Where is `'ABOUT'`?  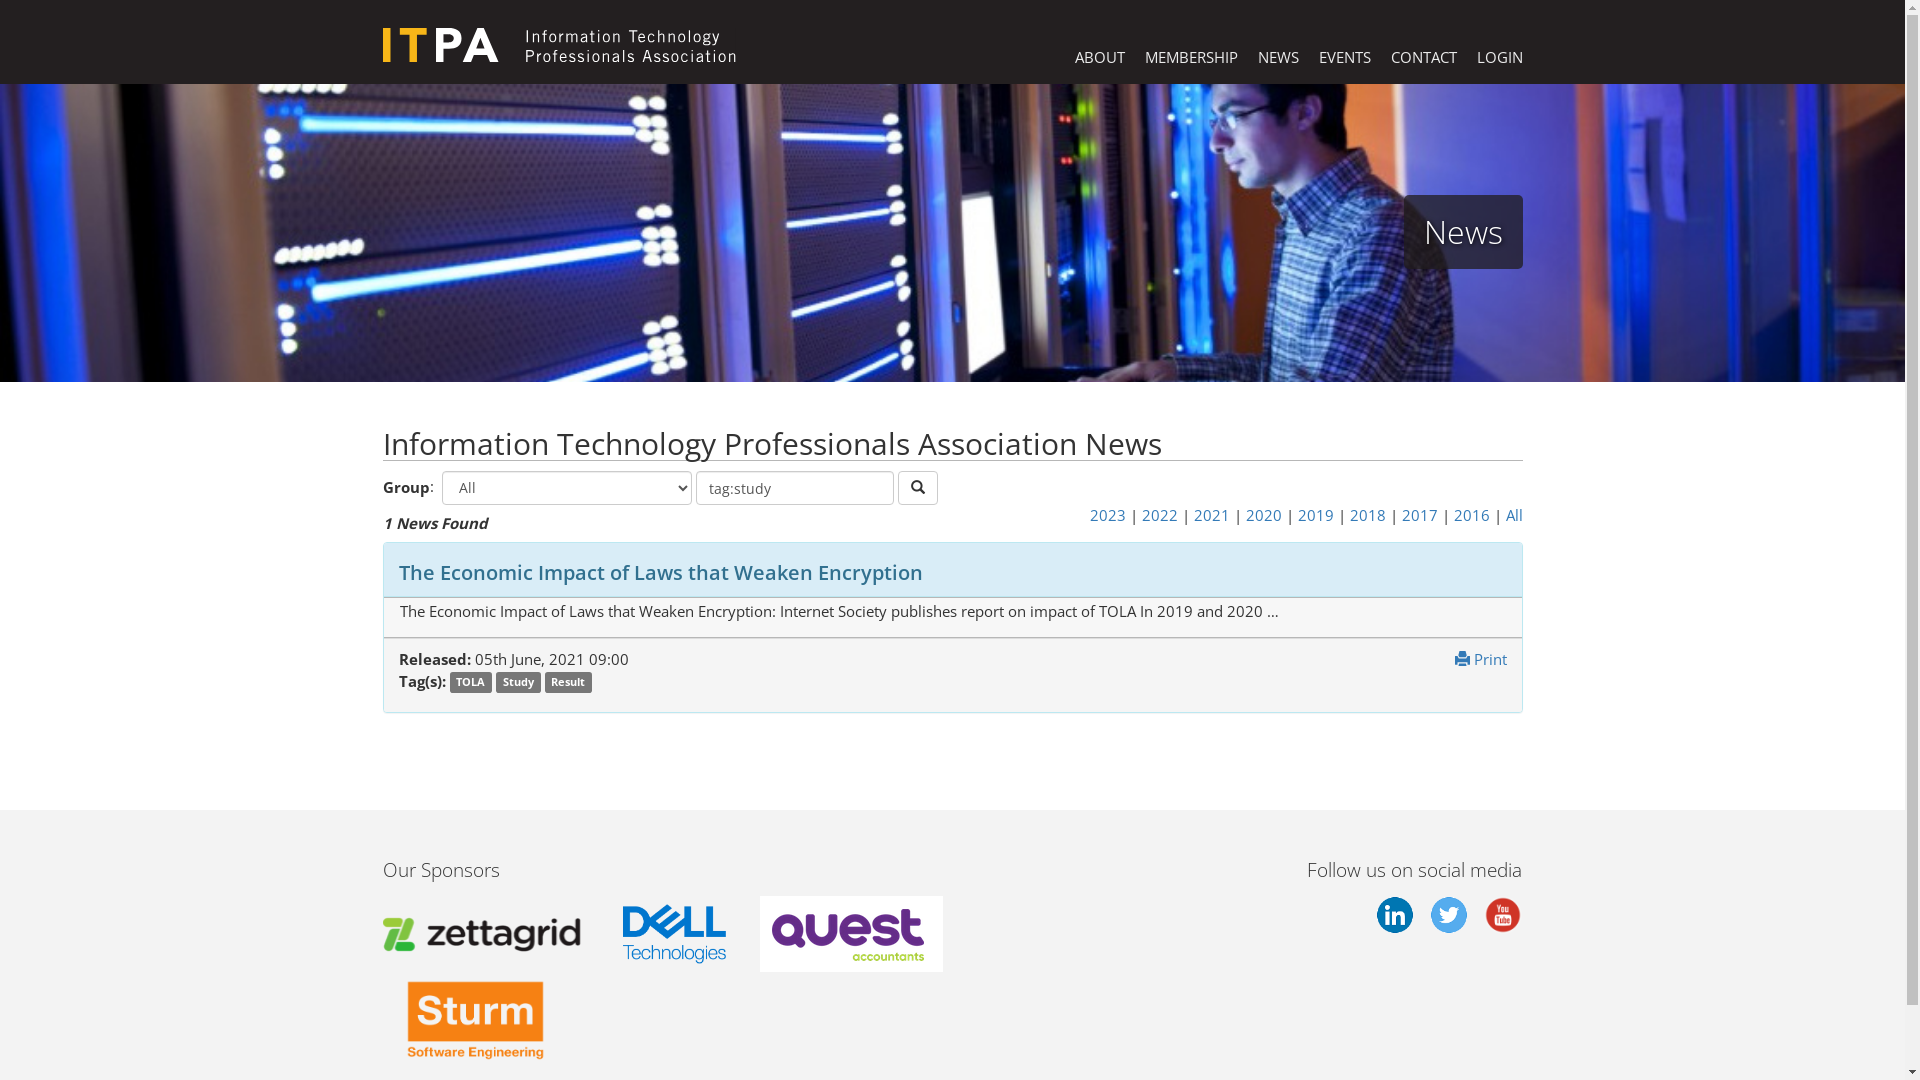
'ABOUT' is located at coordinates (1098, 56).